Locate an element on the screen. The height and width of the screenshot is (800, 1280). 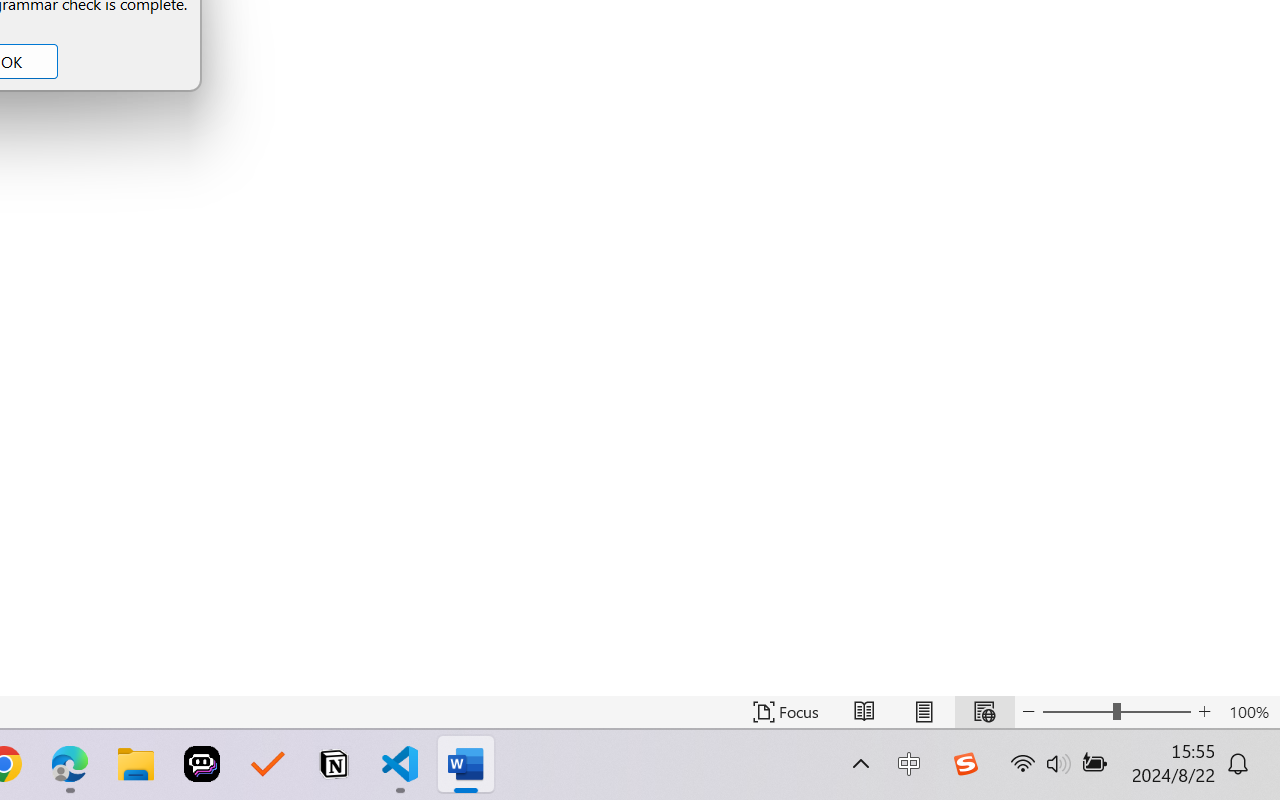
'Focus ' is located at coordinates (785, 711).